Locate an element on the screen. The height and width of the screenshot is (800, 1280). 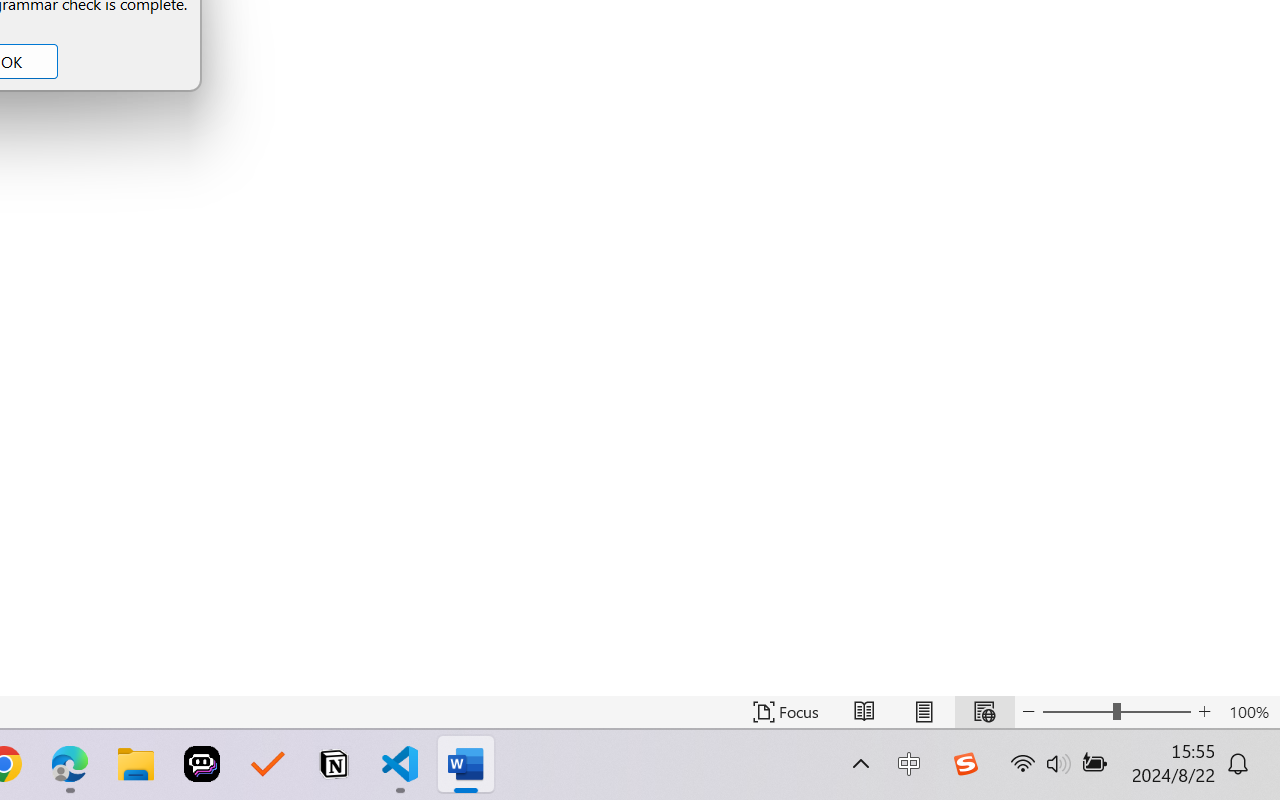
'Focus ' is located at coordinates (785, 711).